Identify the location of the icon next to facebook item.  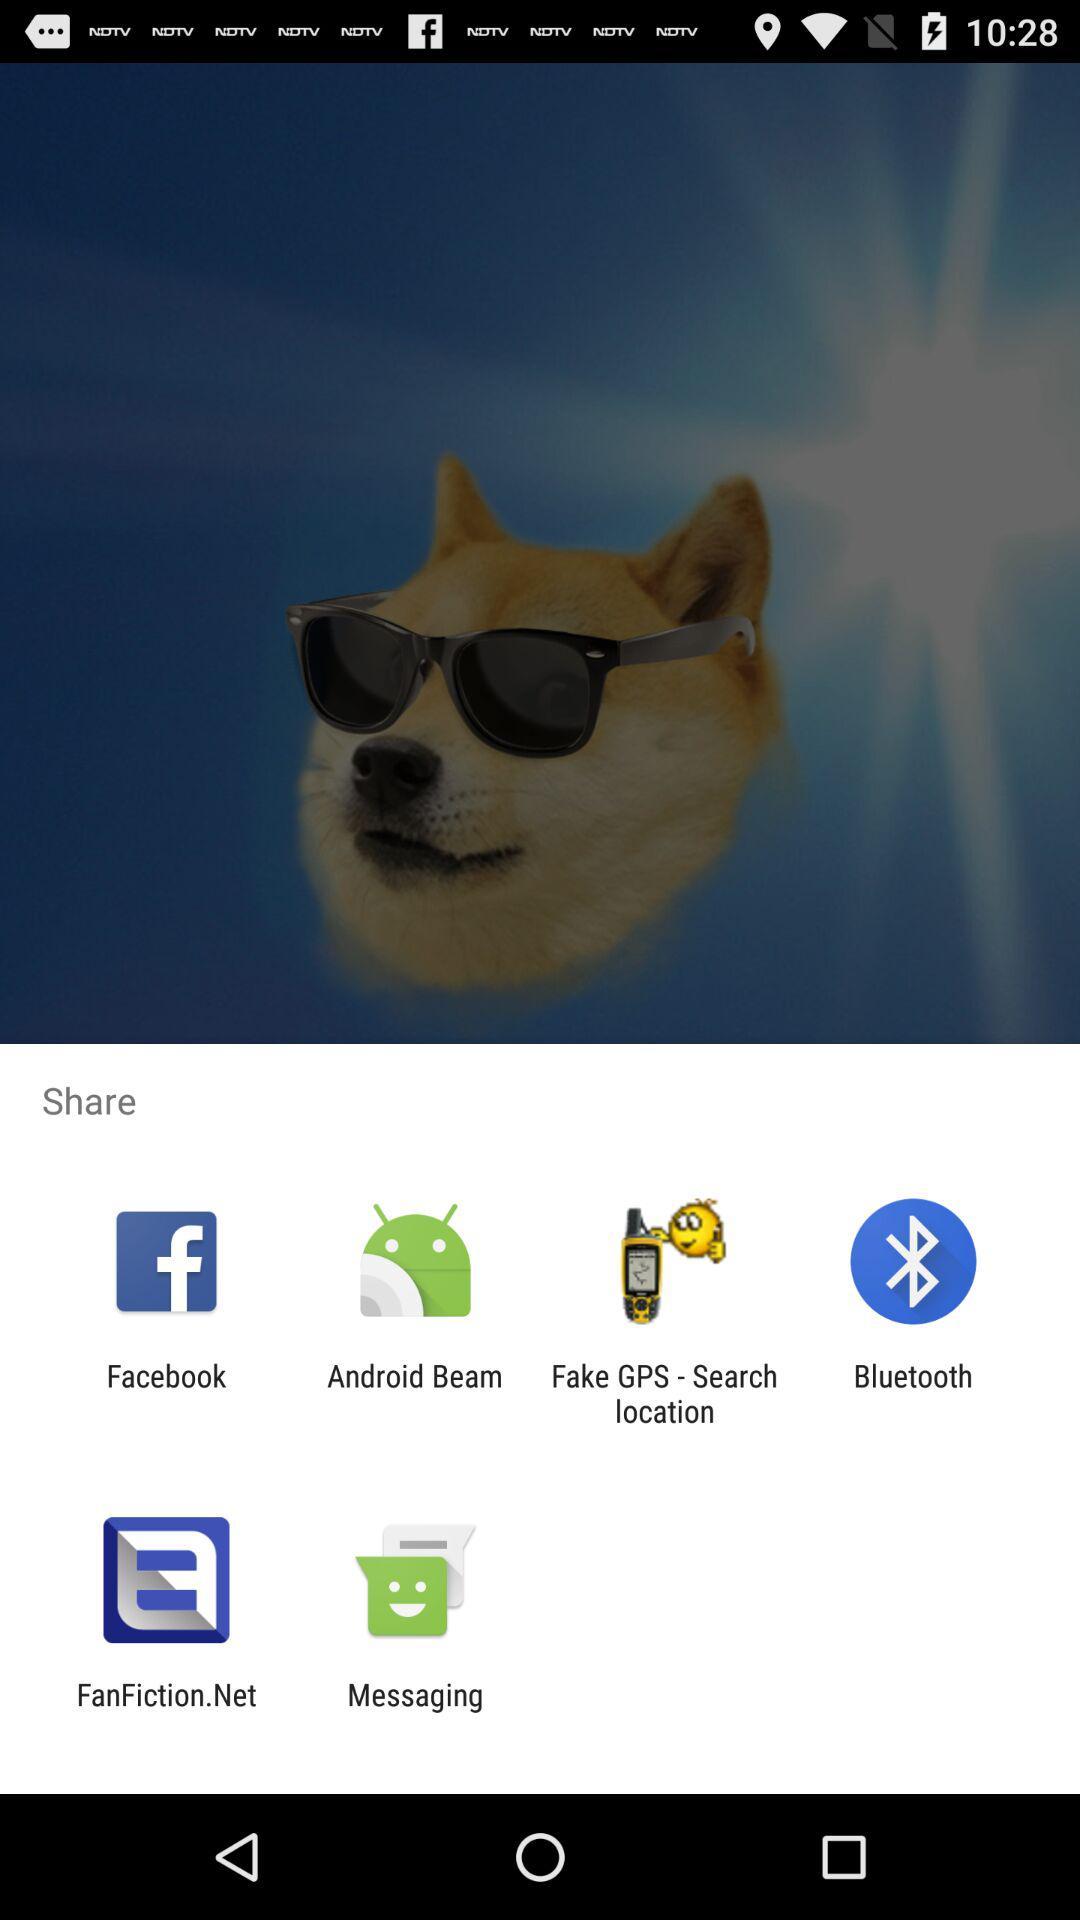
(414, 1392).